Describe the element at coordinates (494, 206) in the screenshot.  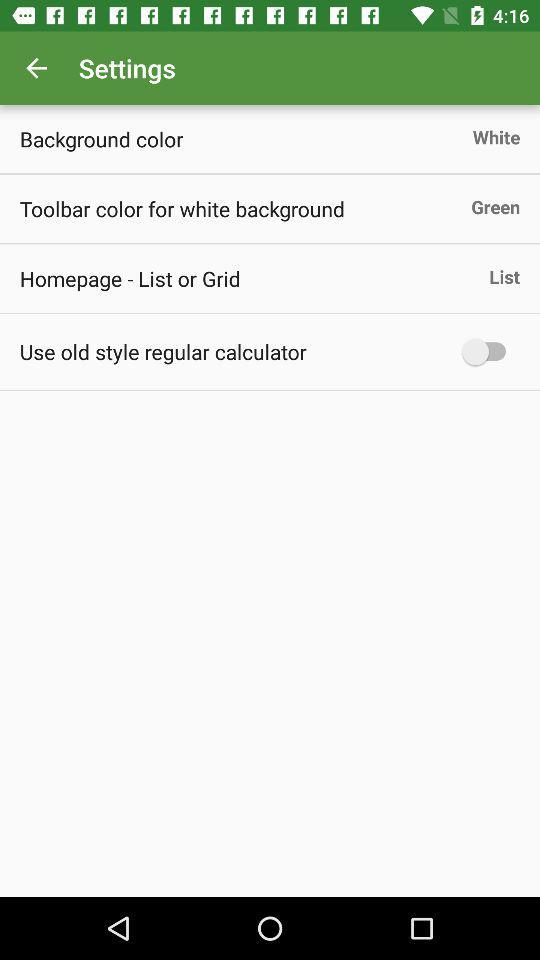
I see `icon to the right of toolbar color for icon` at that location.